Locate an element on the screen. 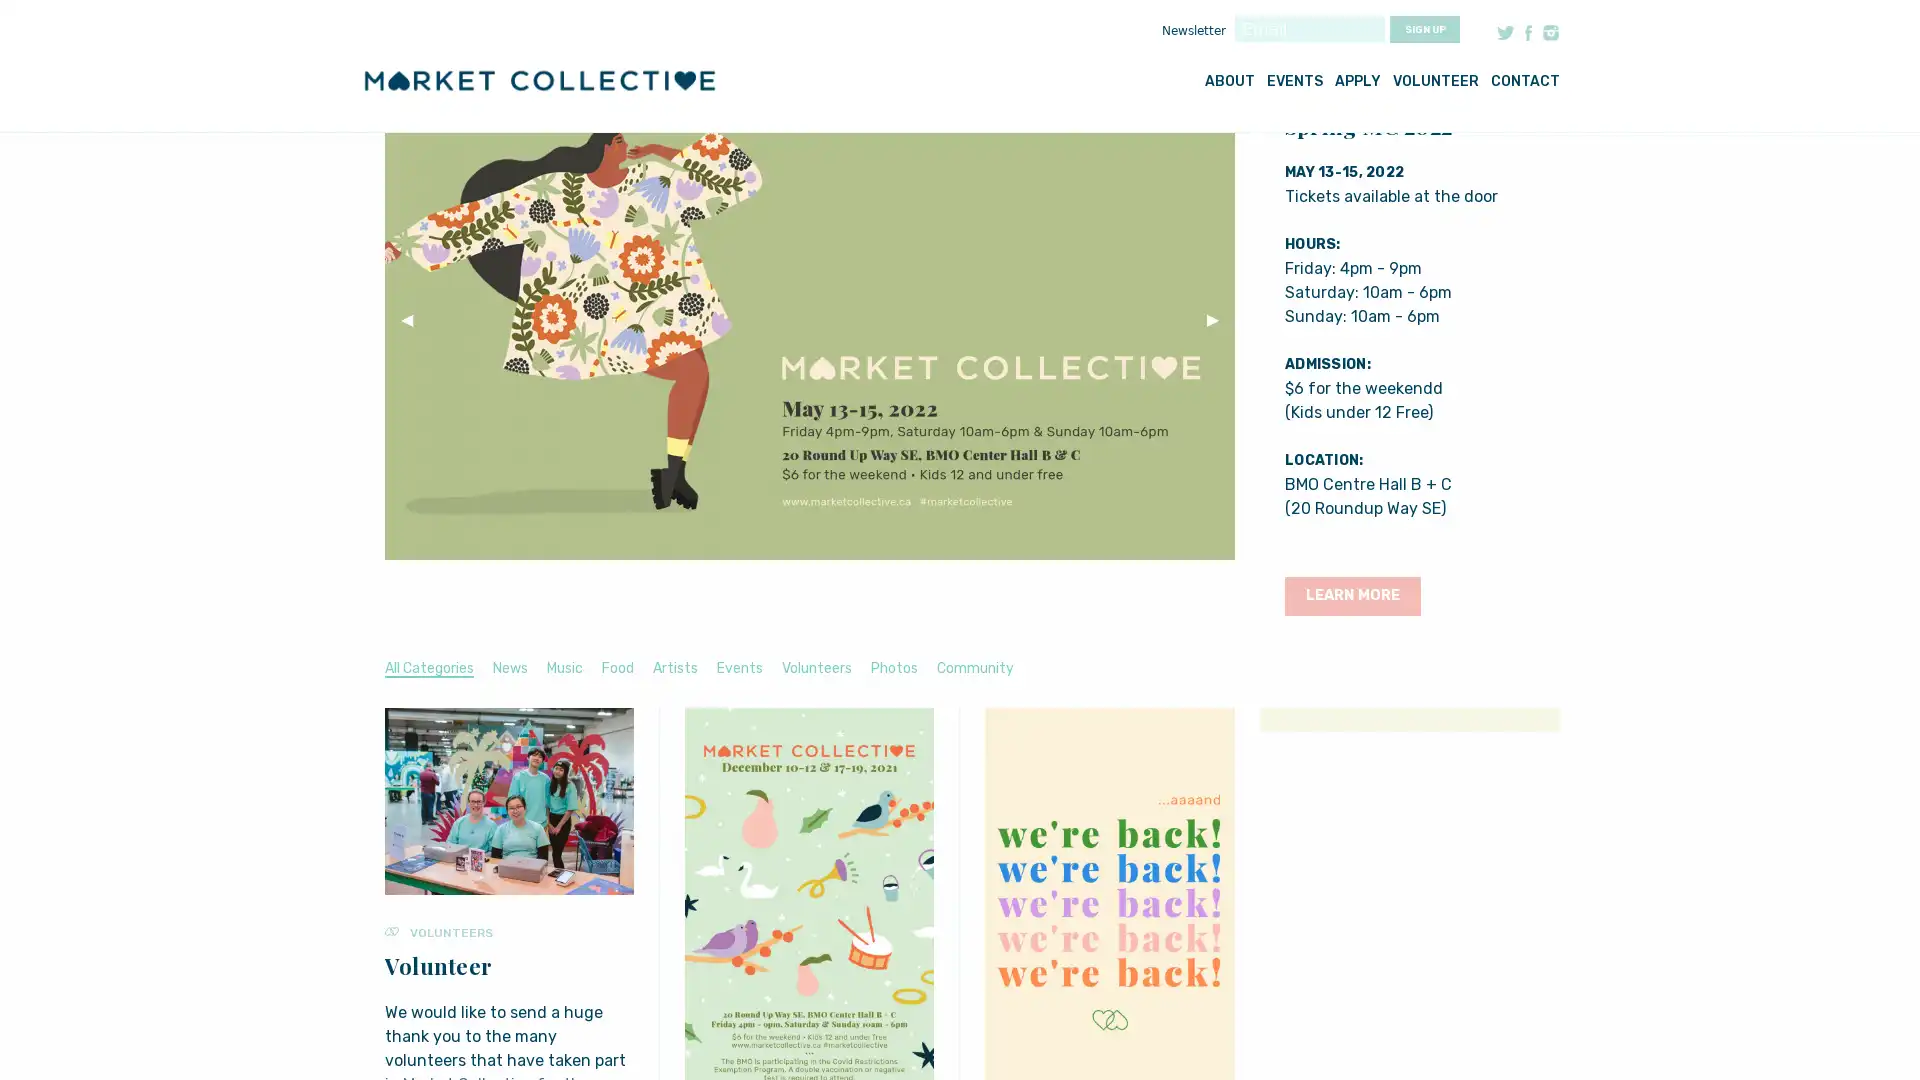 This screenshot has height=1080, width=1920. Sign up is located at coordinates (1424, 29).